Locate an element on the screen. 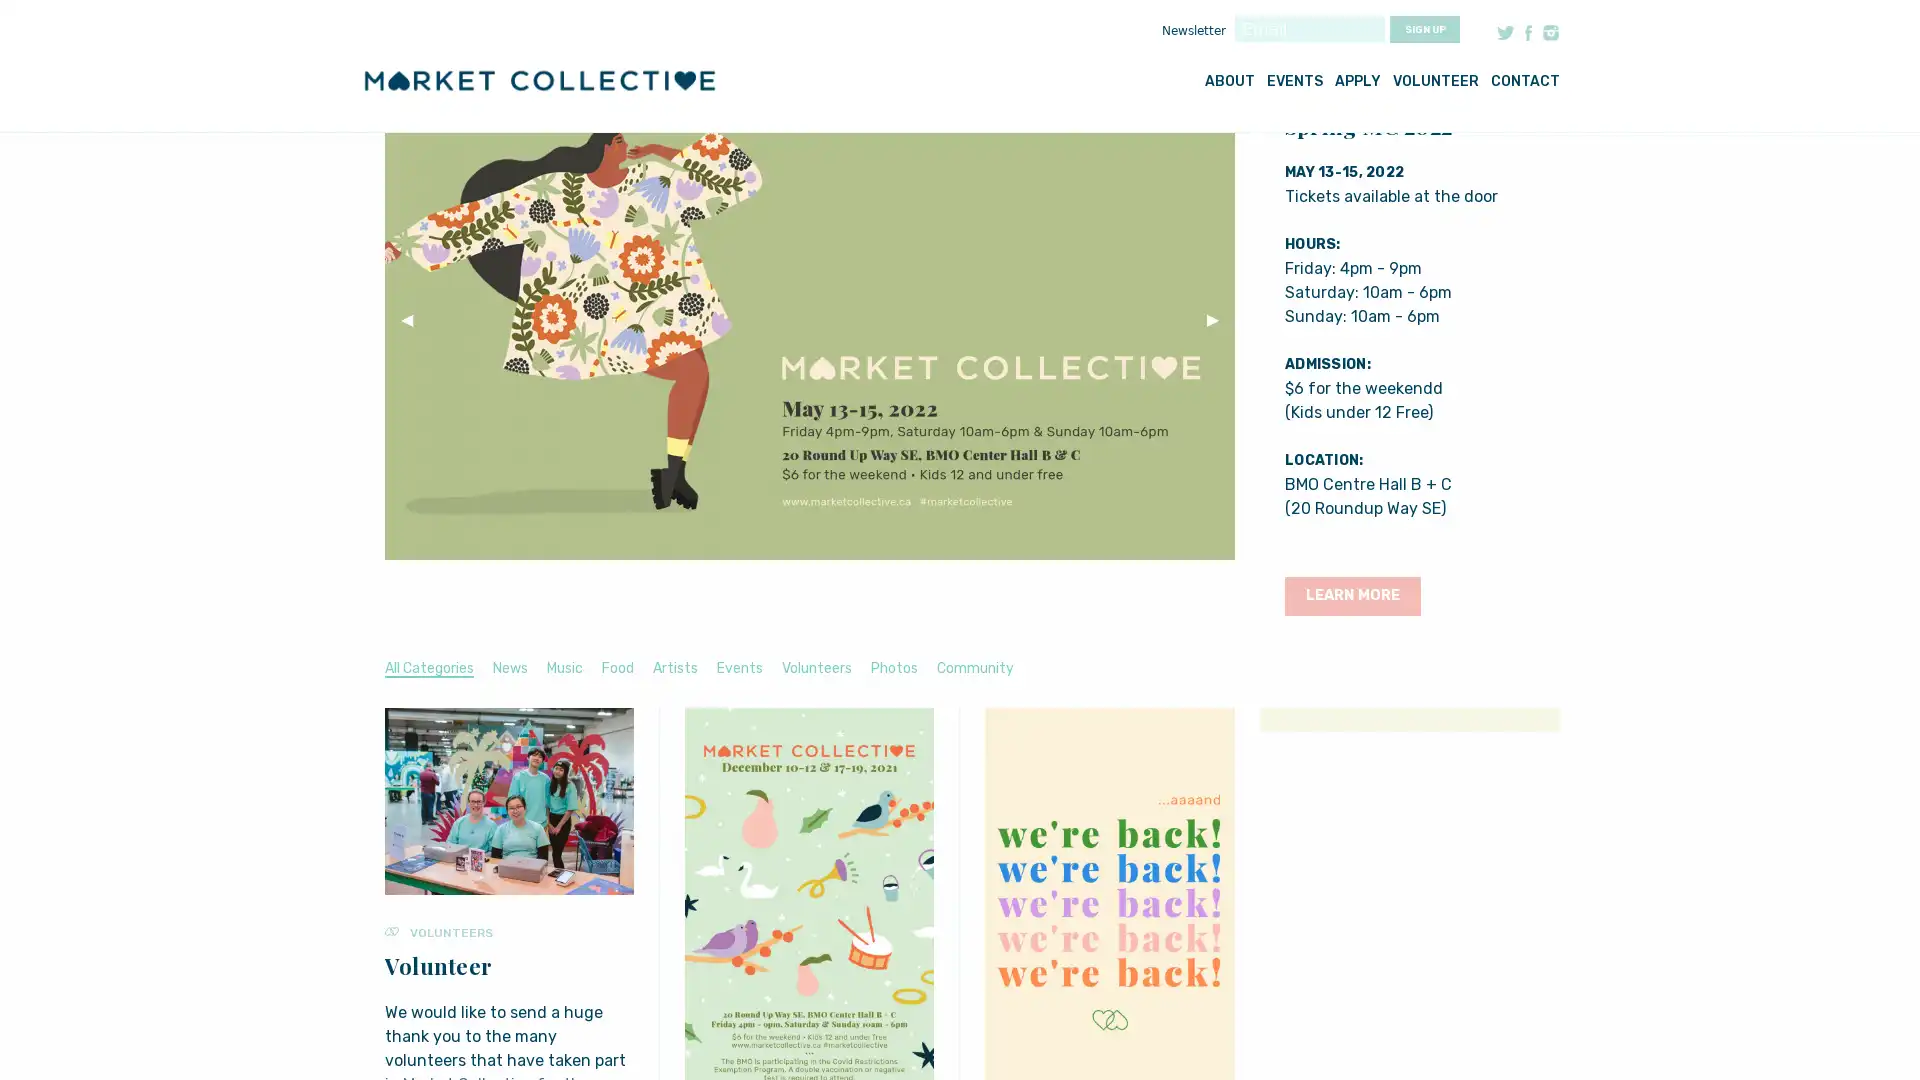 This screenshot has height=1080, width=1920. Sign up is located at coordinates (1424, 29).